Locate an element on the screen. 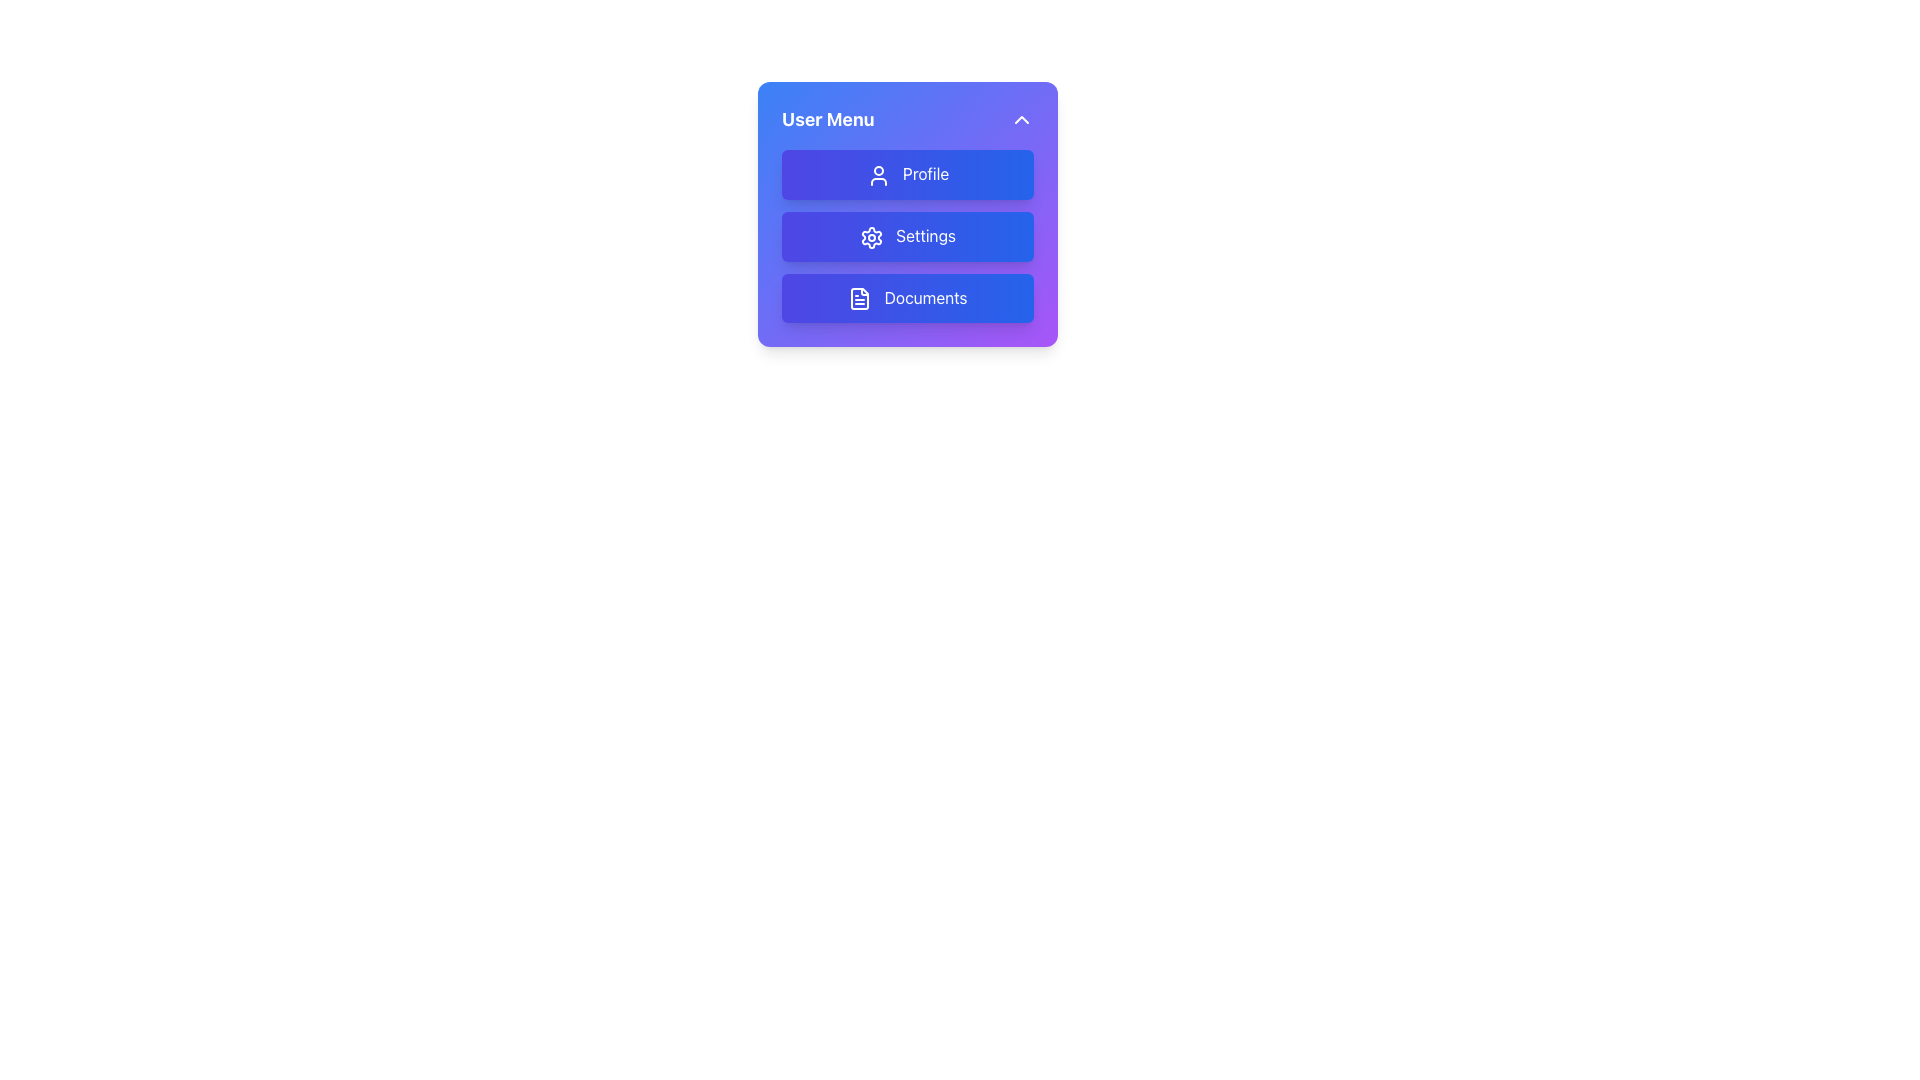 The width and height of the screenshot is (1920, 1080). the central icon in the vertical menu under 'Settings' is located at coordinates (872, 236).